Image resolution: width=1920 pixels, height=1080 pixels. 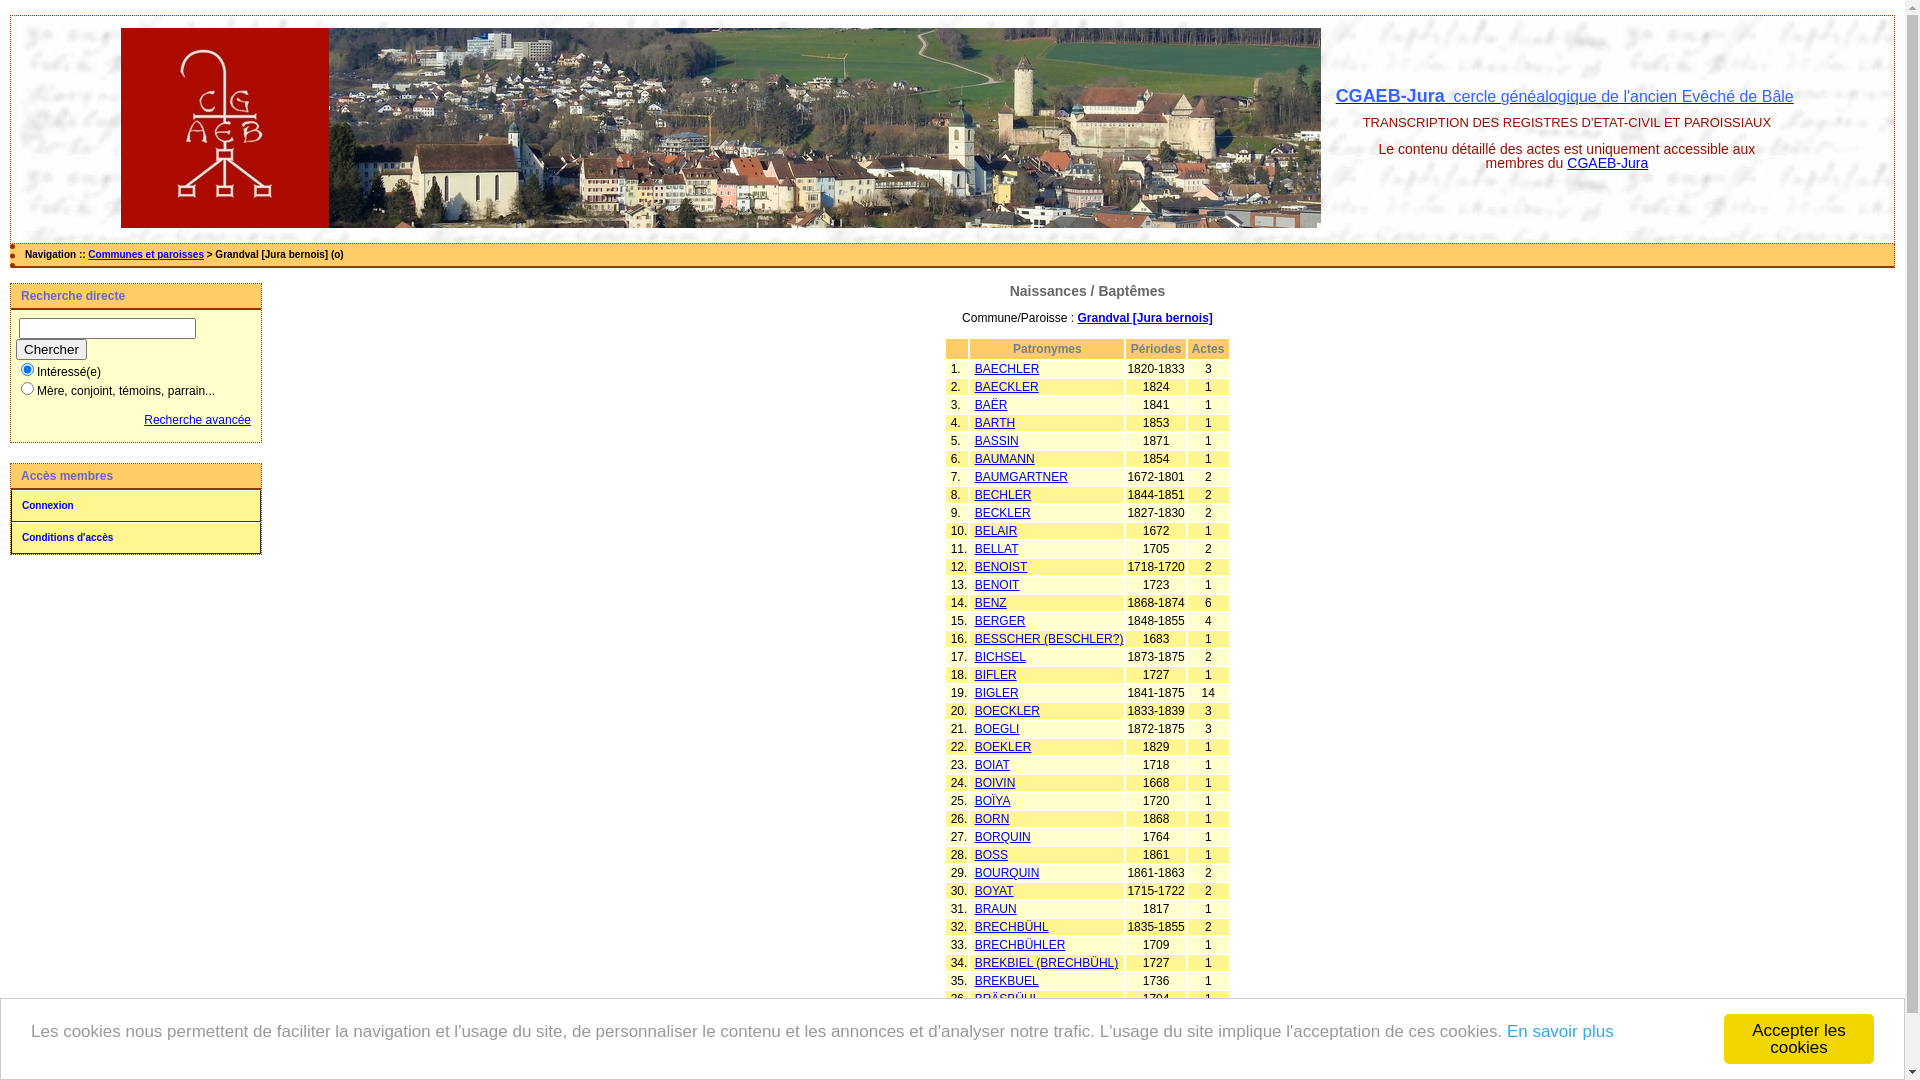 I want to click on 'BOECKLER', so click(x=1007, y=709).